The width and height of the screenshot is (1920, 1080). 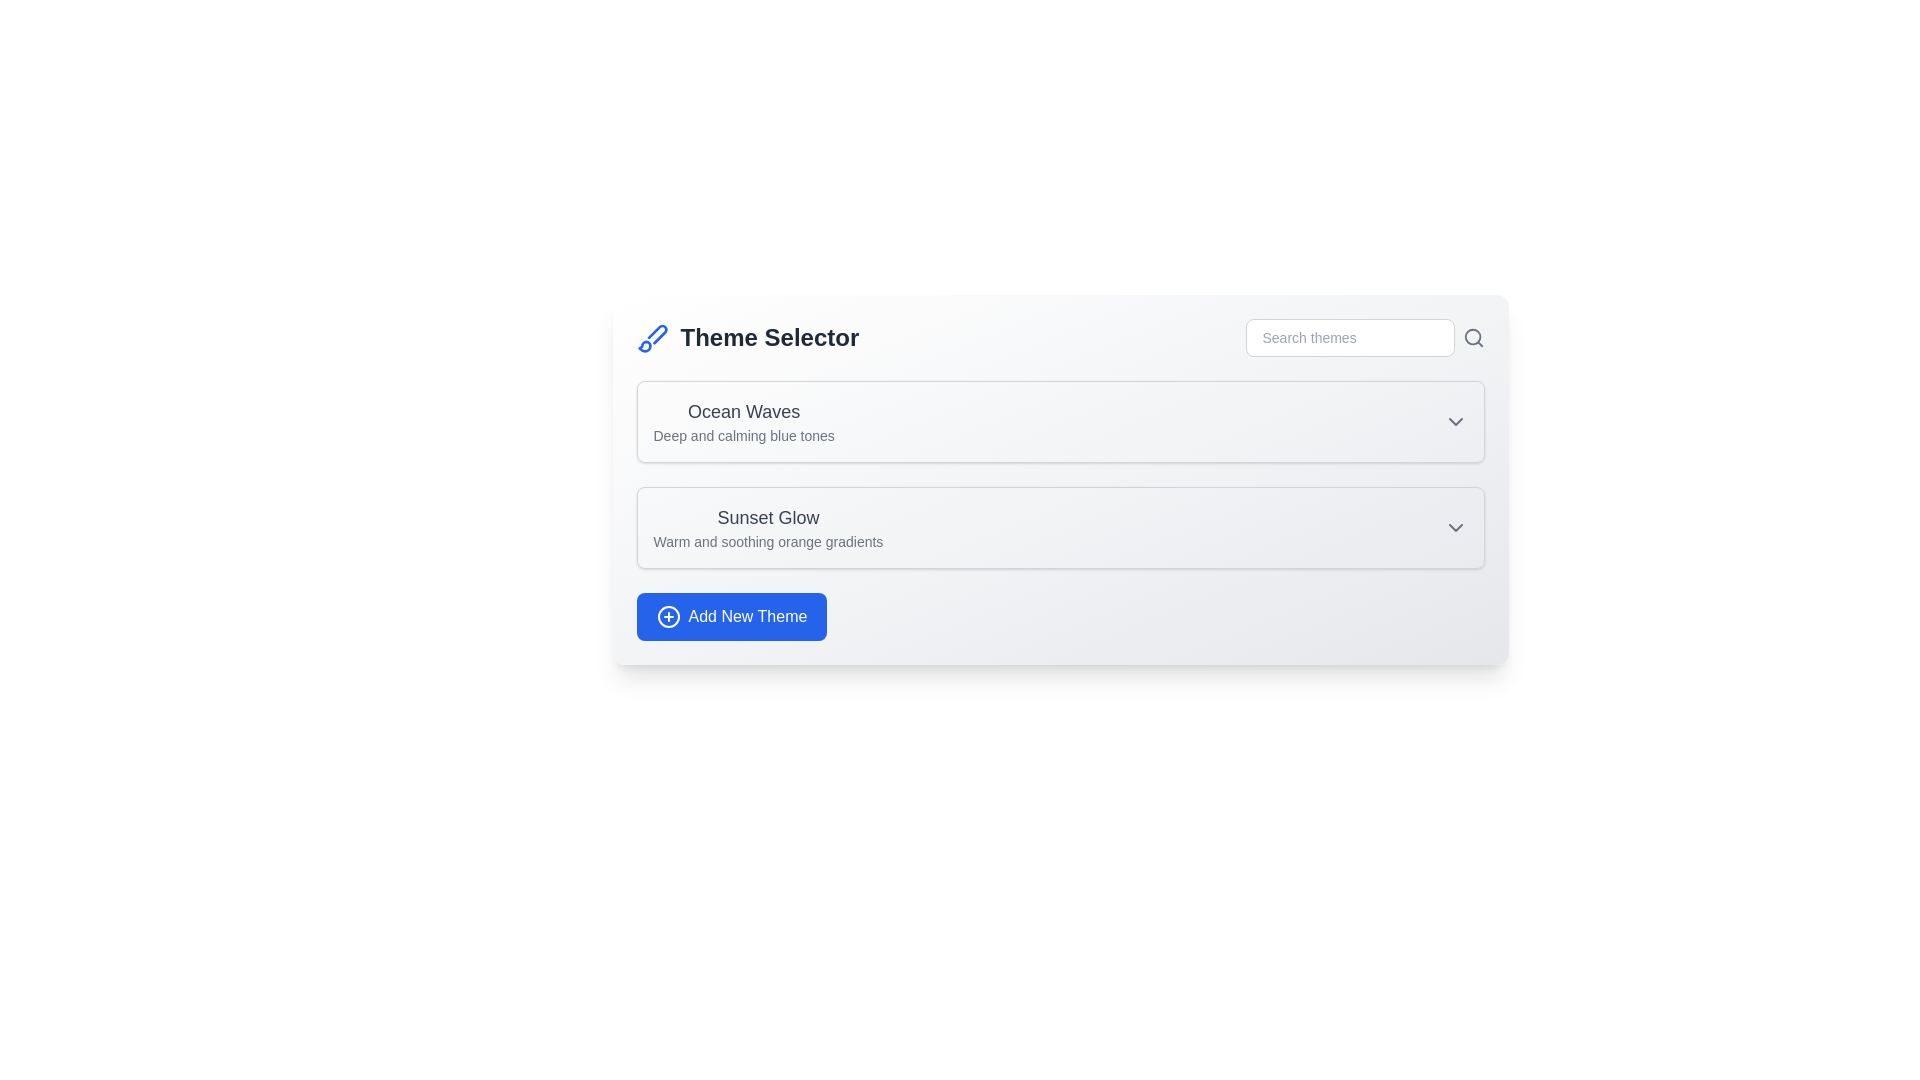 I want to click on accessibility attributes of the selectable theme option labeled 'Ocean Waves' in the theme chooser interface, which is the uppermost item in the vertical selection list, so click(x=1059, y=420).